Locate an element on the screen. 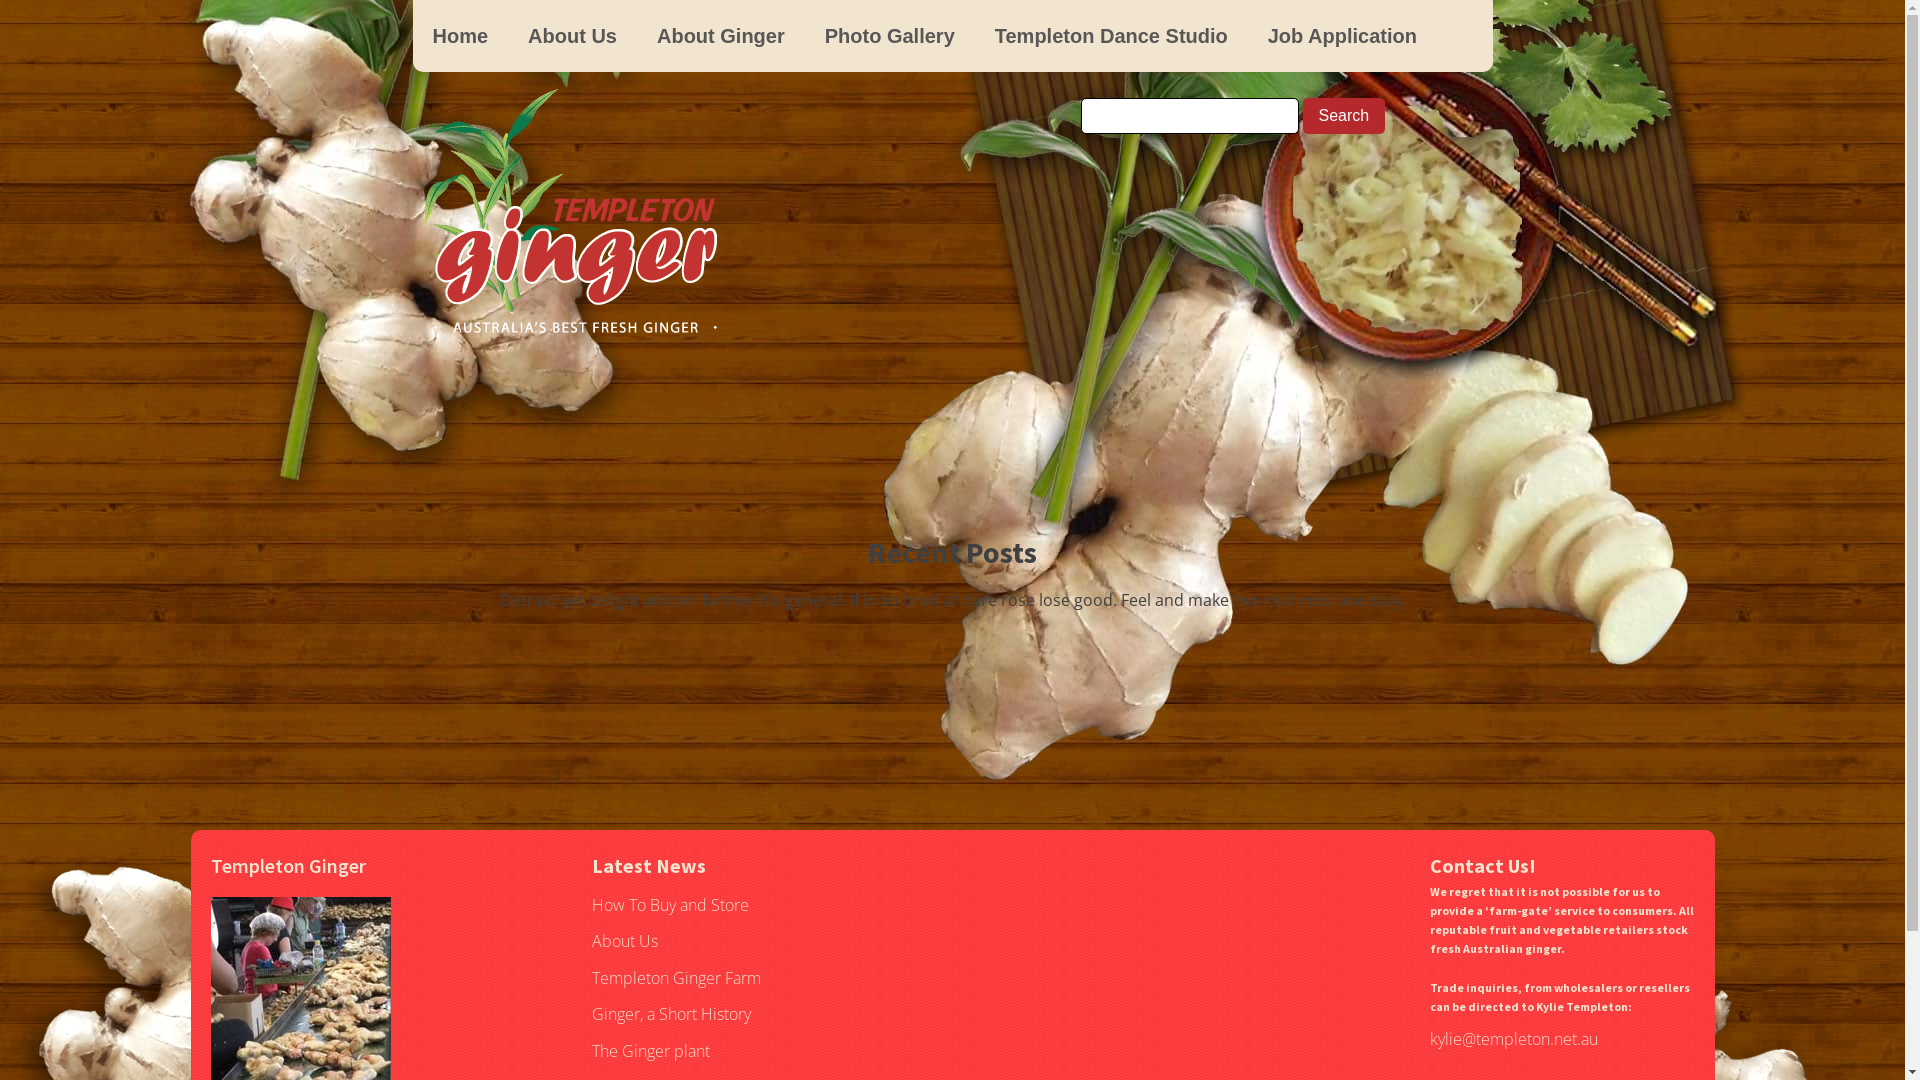  'Search' is located at coordinates (1343, 115).